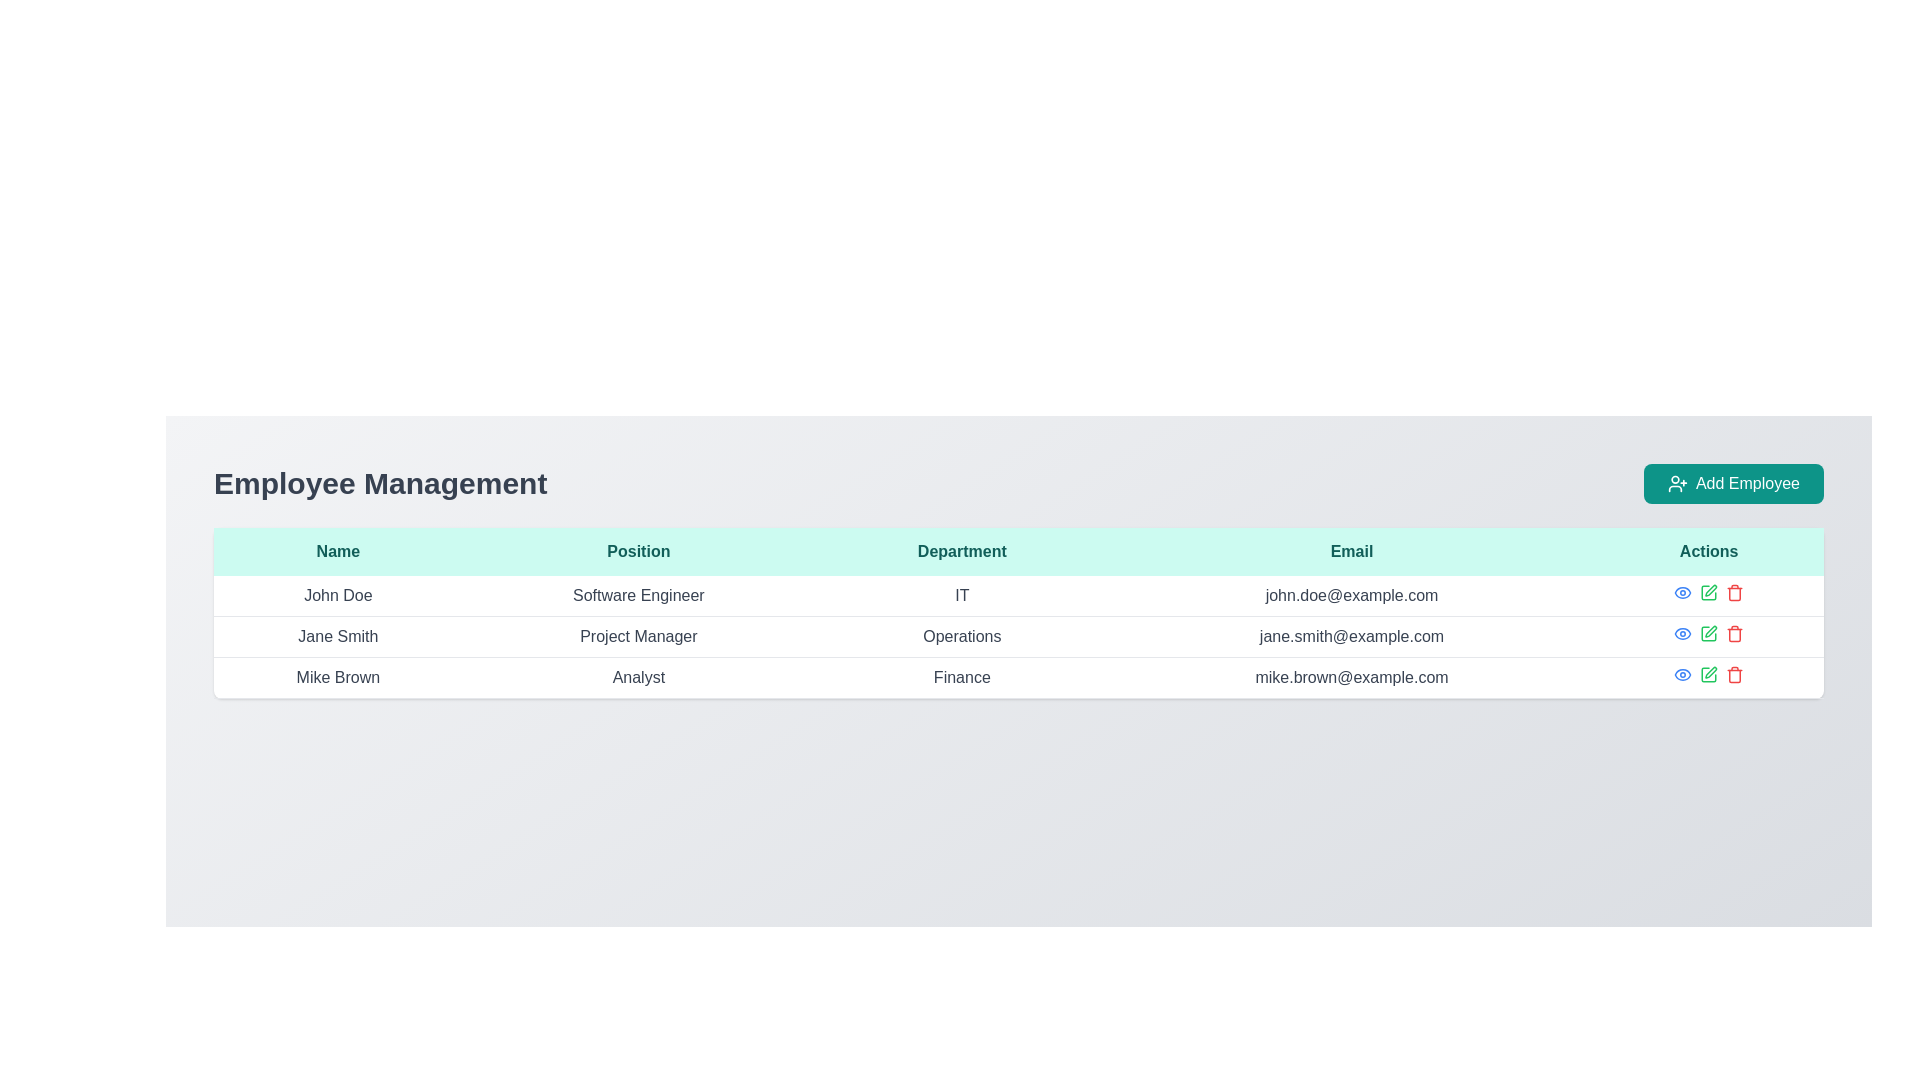 The width and height of the screenshot is (1920, 1080). Describe the element at coordinates (338, 677) in the screenshot. I see `the static text element displaying 'Mike Brown', which is located in the third row of the table under the 'Name' column` at that location.